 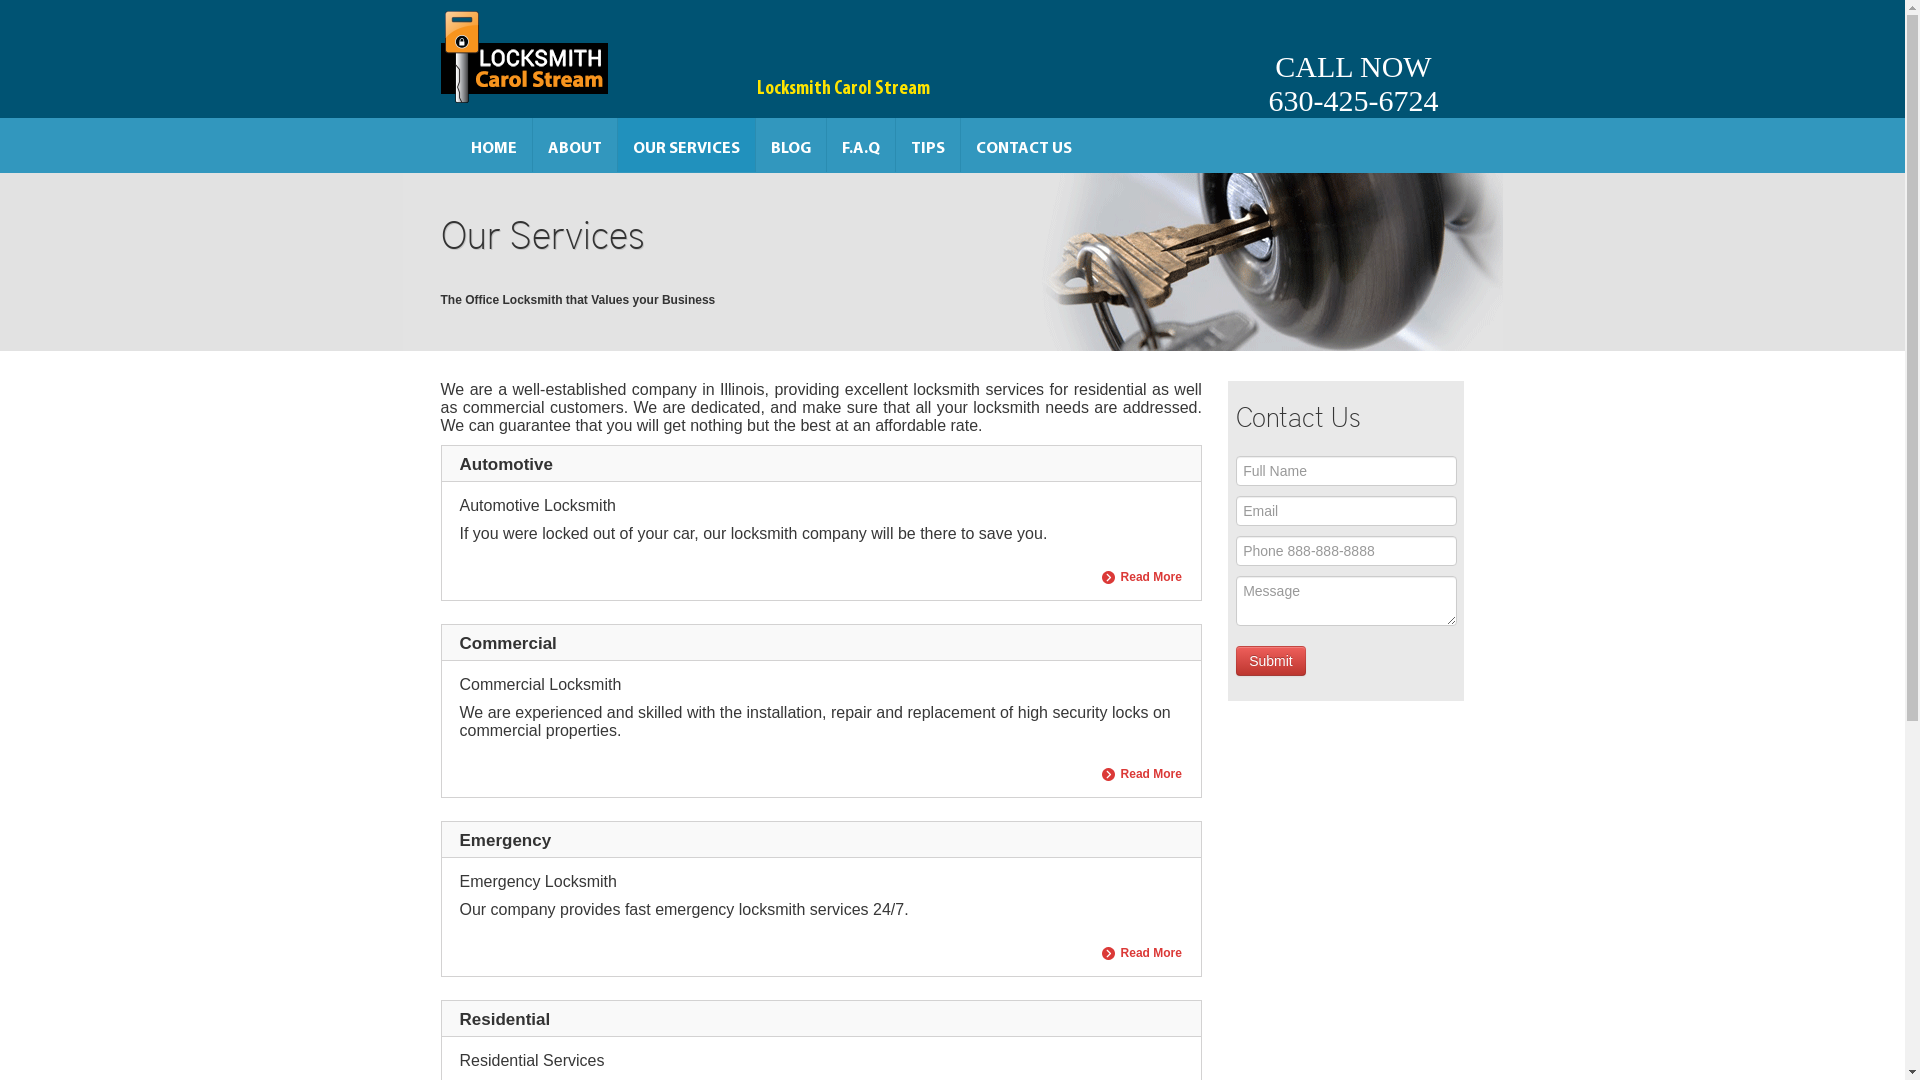 What do you see at coordinates (1353, 57) in the screenshot?
I see `'CALL NOW` at bounding box center [1353, 57].